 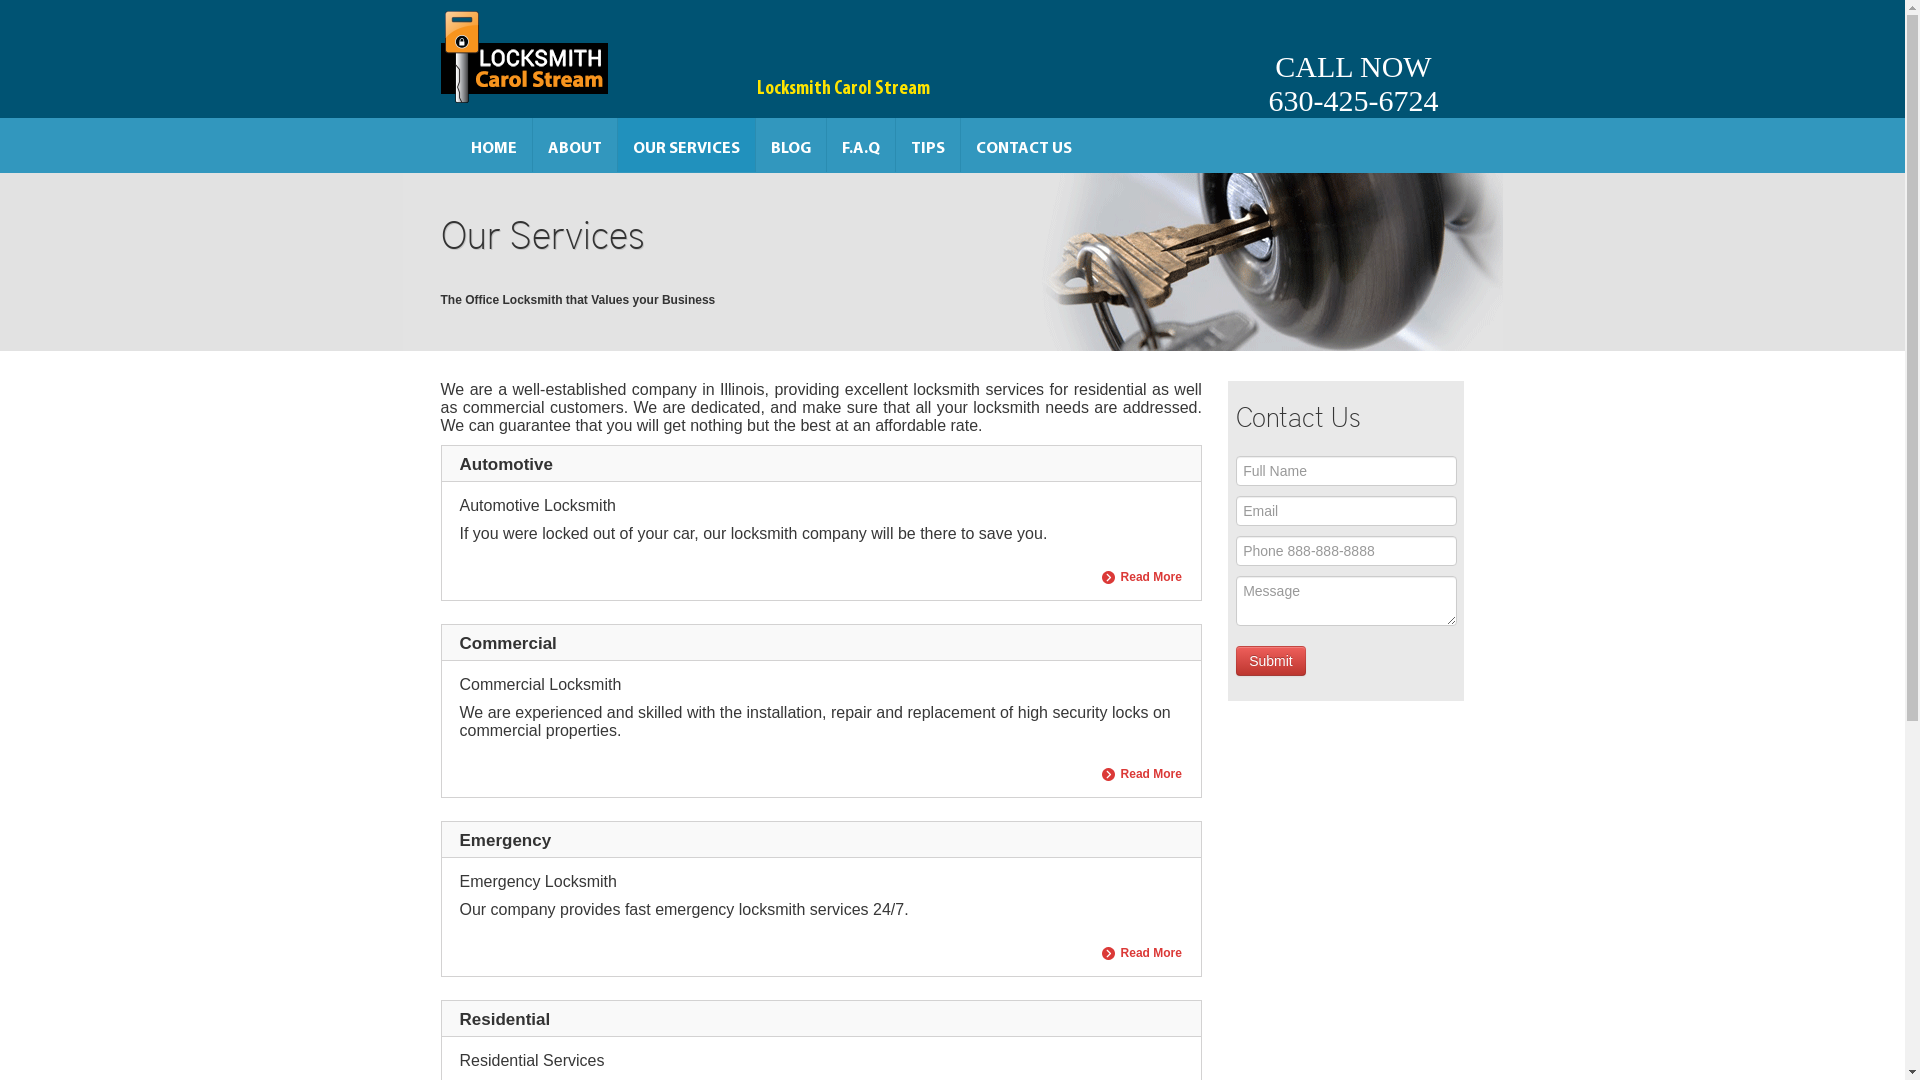 What do you see at coordinates (1353, 57) in the screenshot?
I see `'CALL NOW` at bounding box center [1353, 57].